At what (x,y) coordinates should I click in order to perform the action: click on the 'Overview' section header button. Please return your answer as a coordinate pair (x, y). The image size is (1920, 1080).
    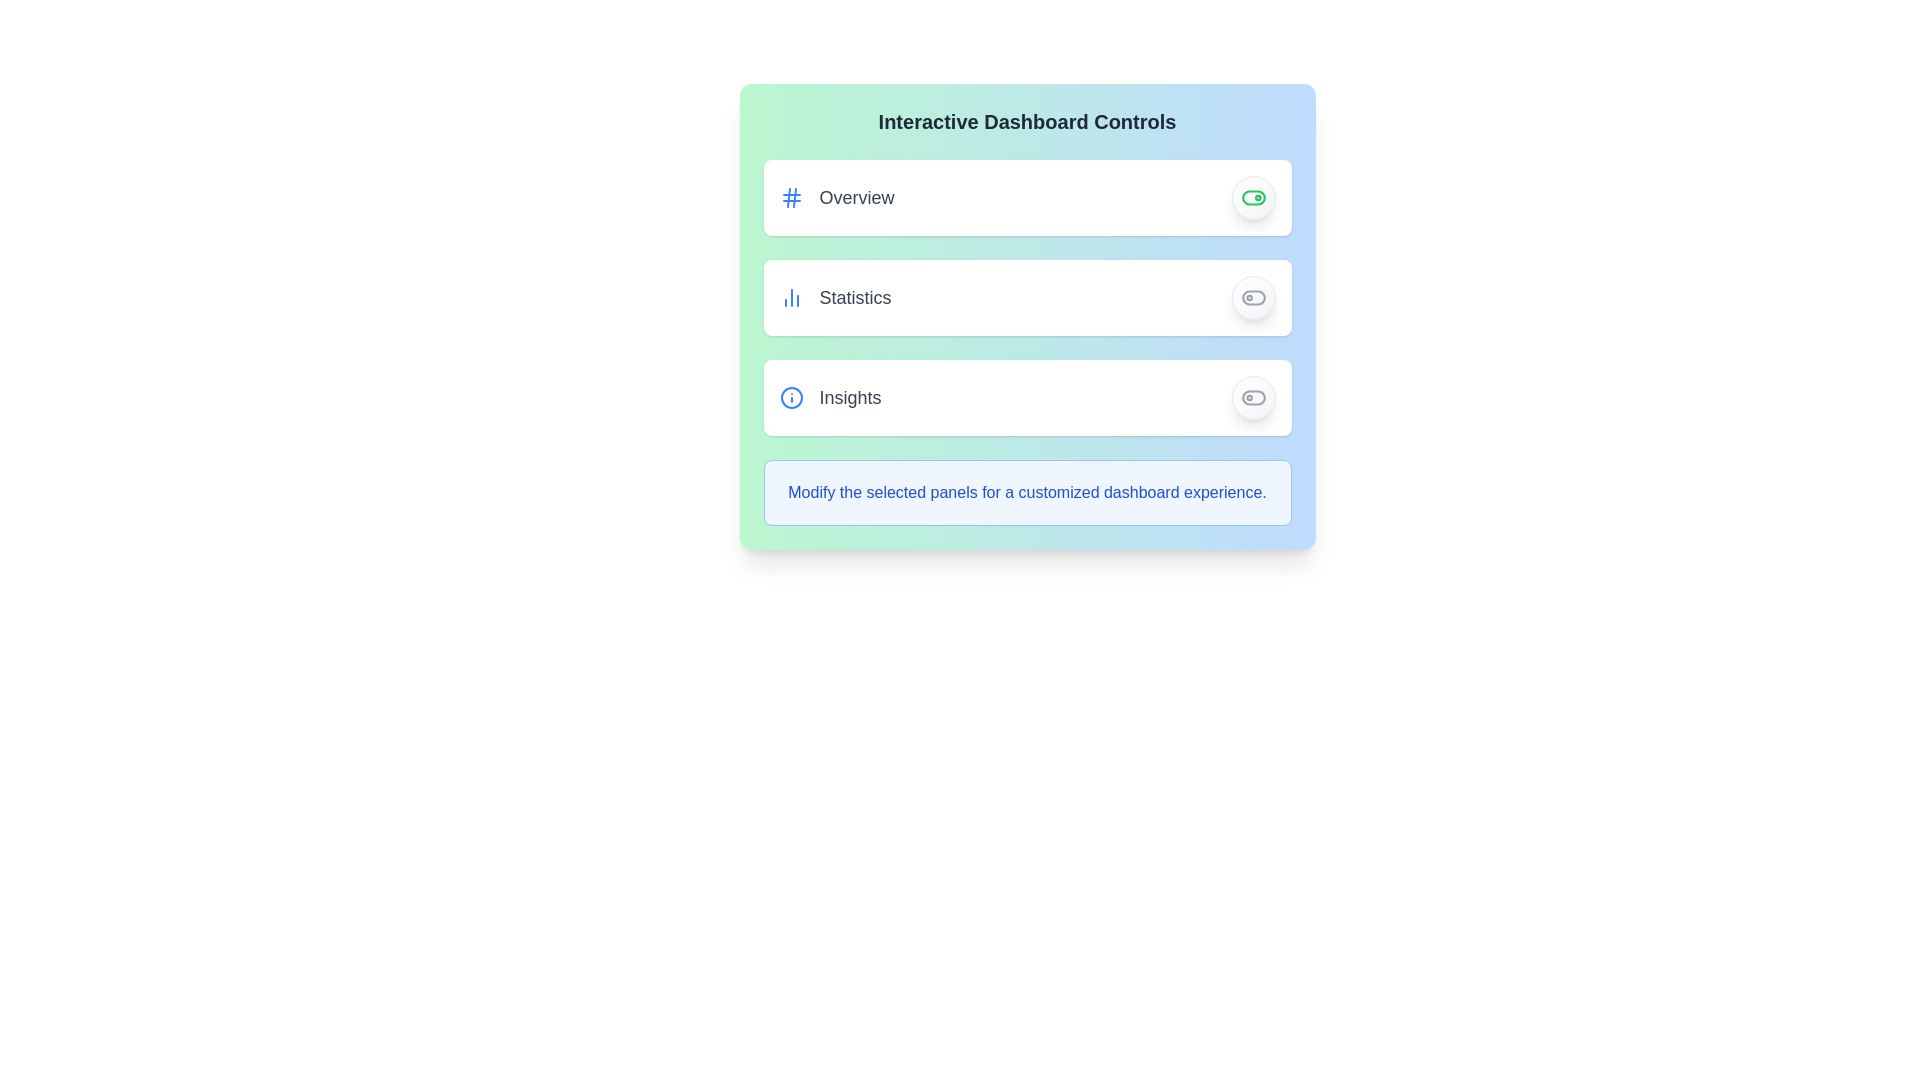
    Looking at the image, I should click on (836, 197).